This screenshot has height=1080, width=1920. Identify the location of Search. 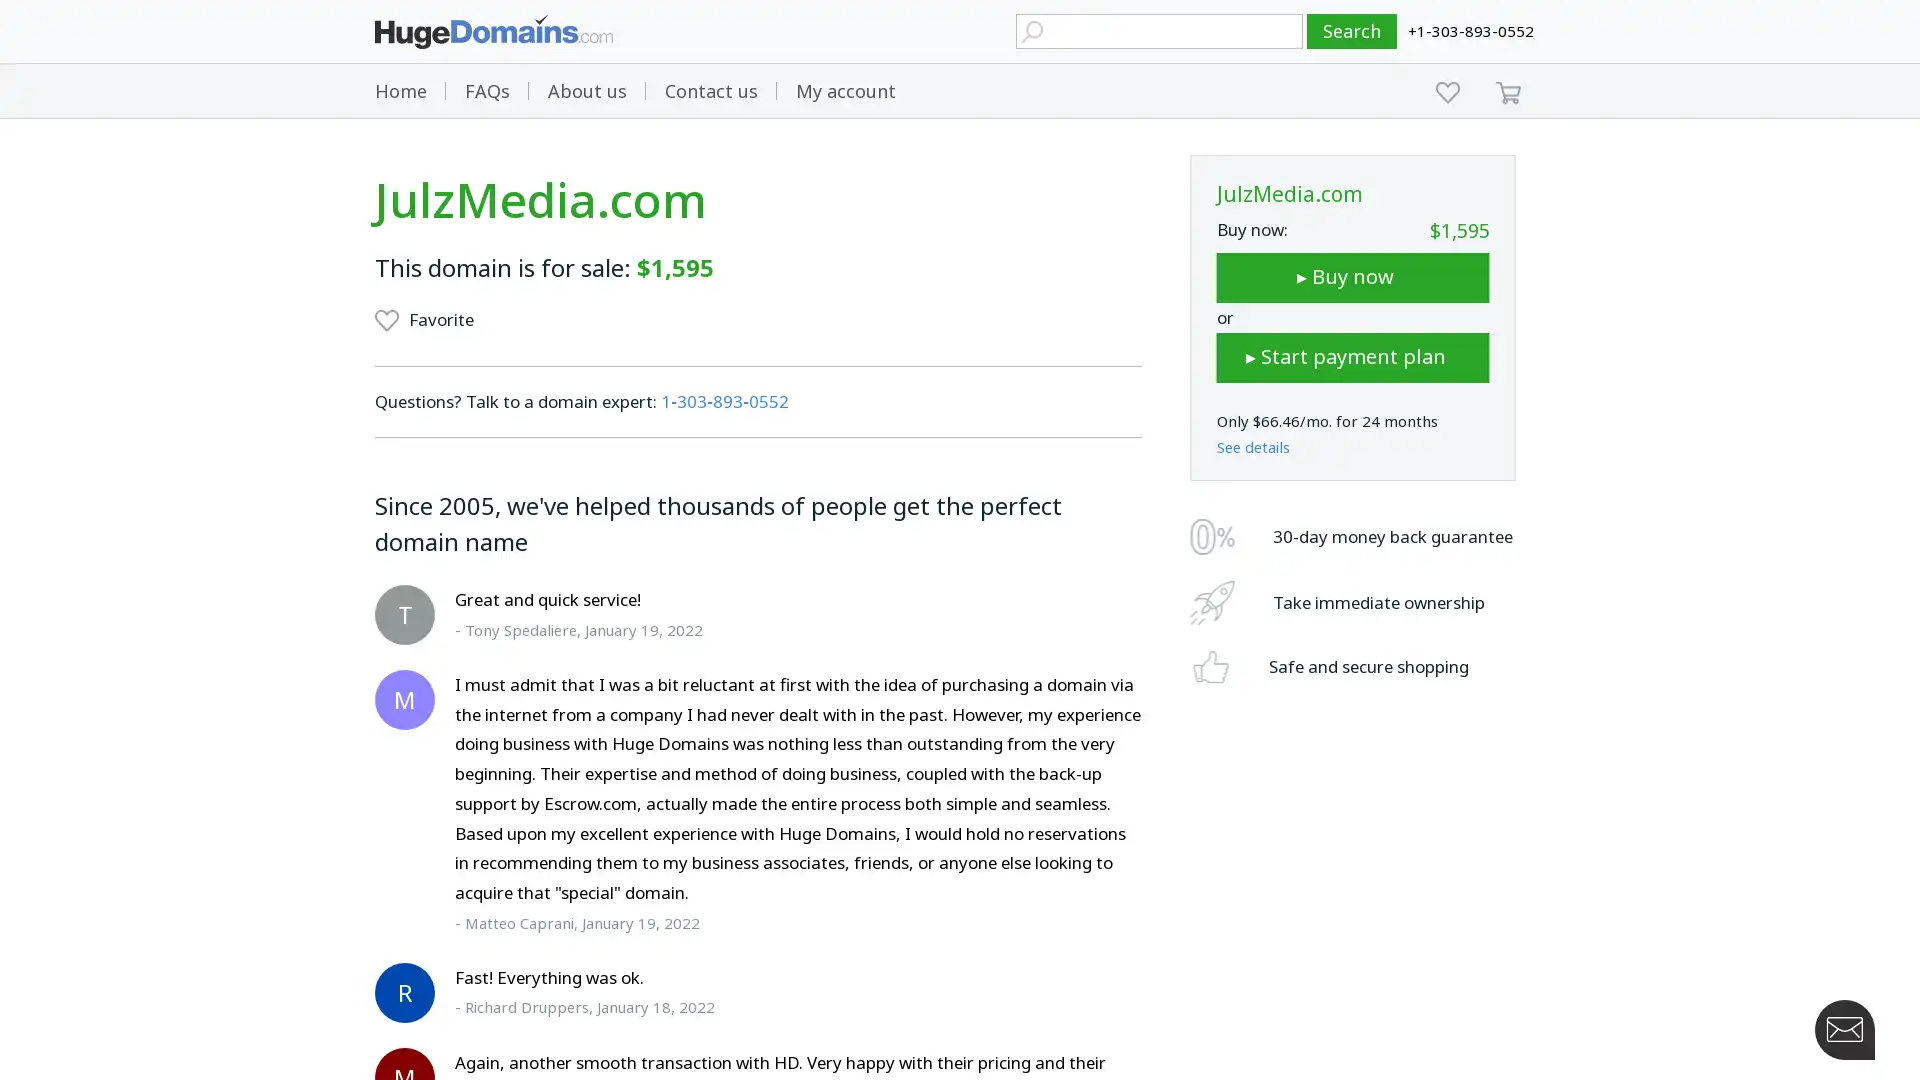
(1352, 31).